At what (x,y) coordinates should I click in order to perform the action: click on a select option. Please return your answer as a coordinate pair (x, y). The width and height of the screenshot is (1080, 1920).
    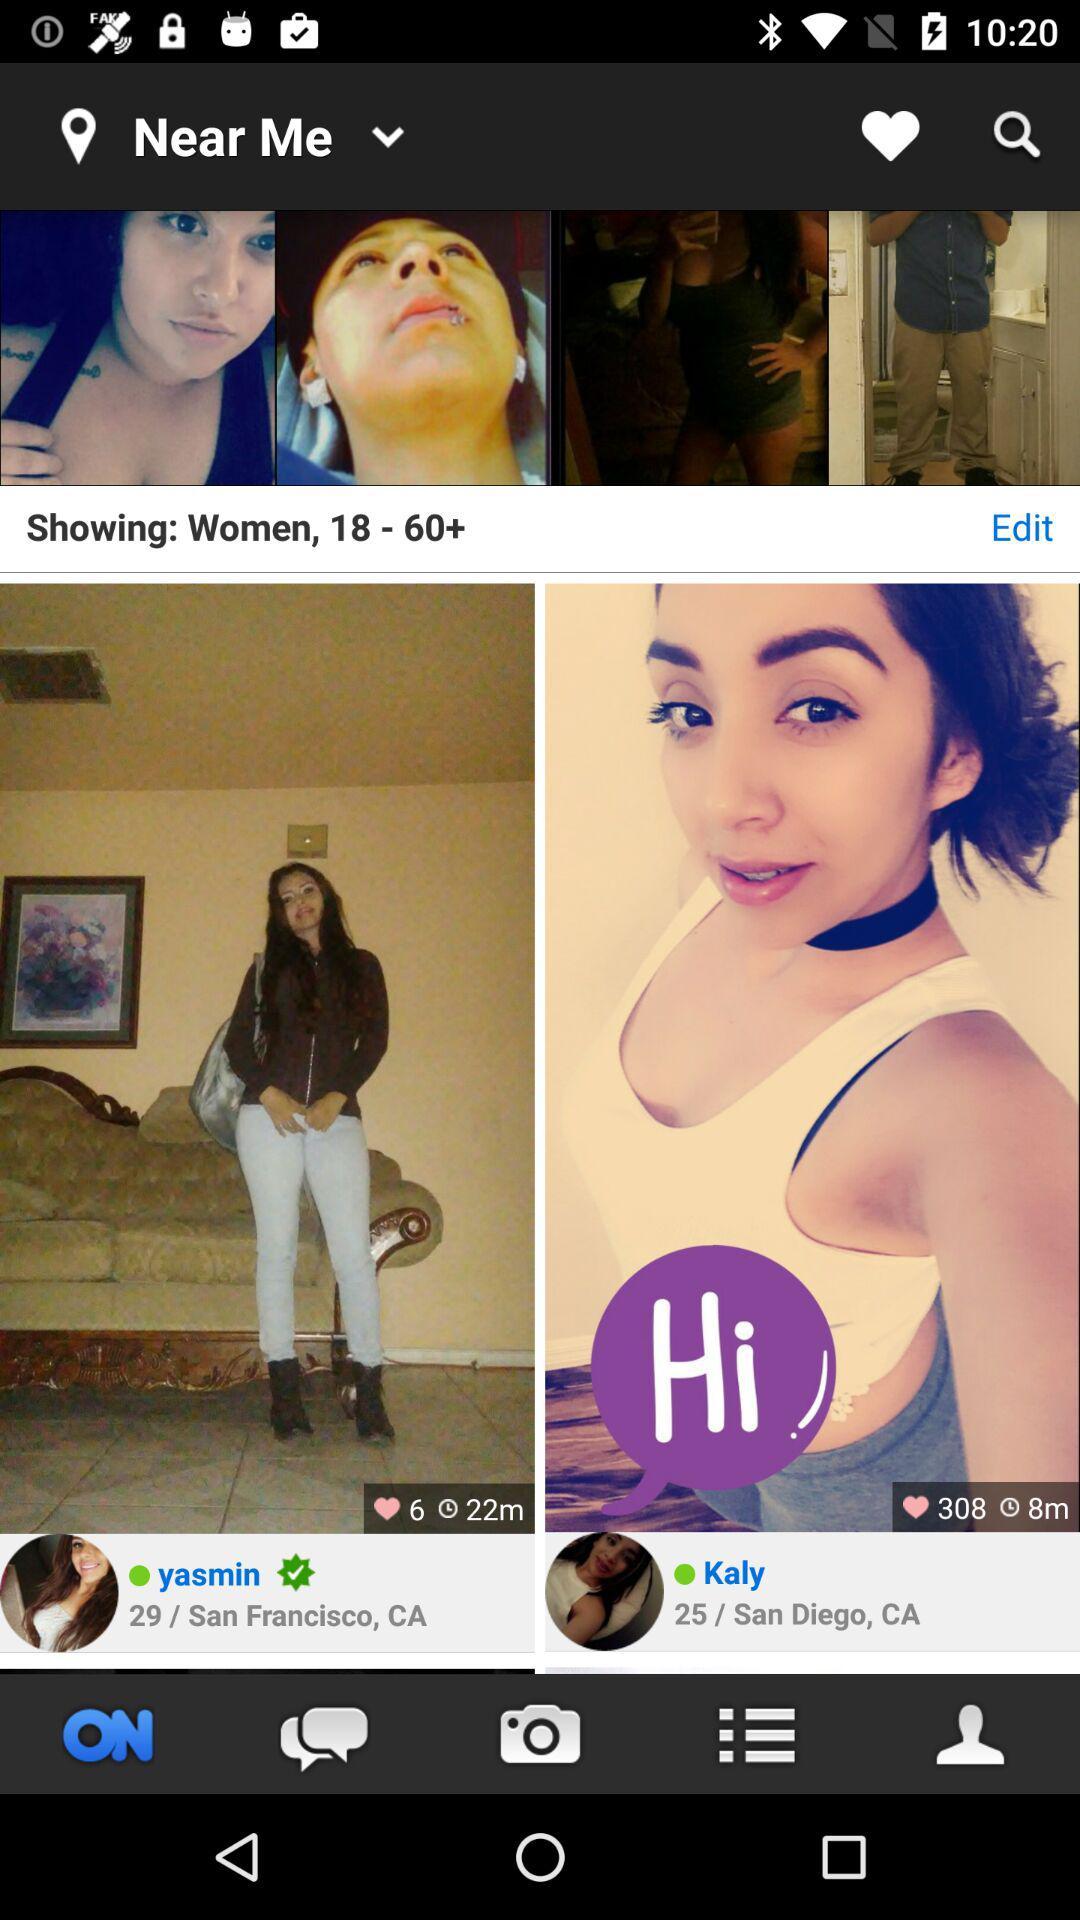
    Looking at the image, I should click on (689, 347).